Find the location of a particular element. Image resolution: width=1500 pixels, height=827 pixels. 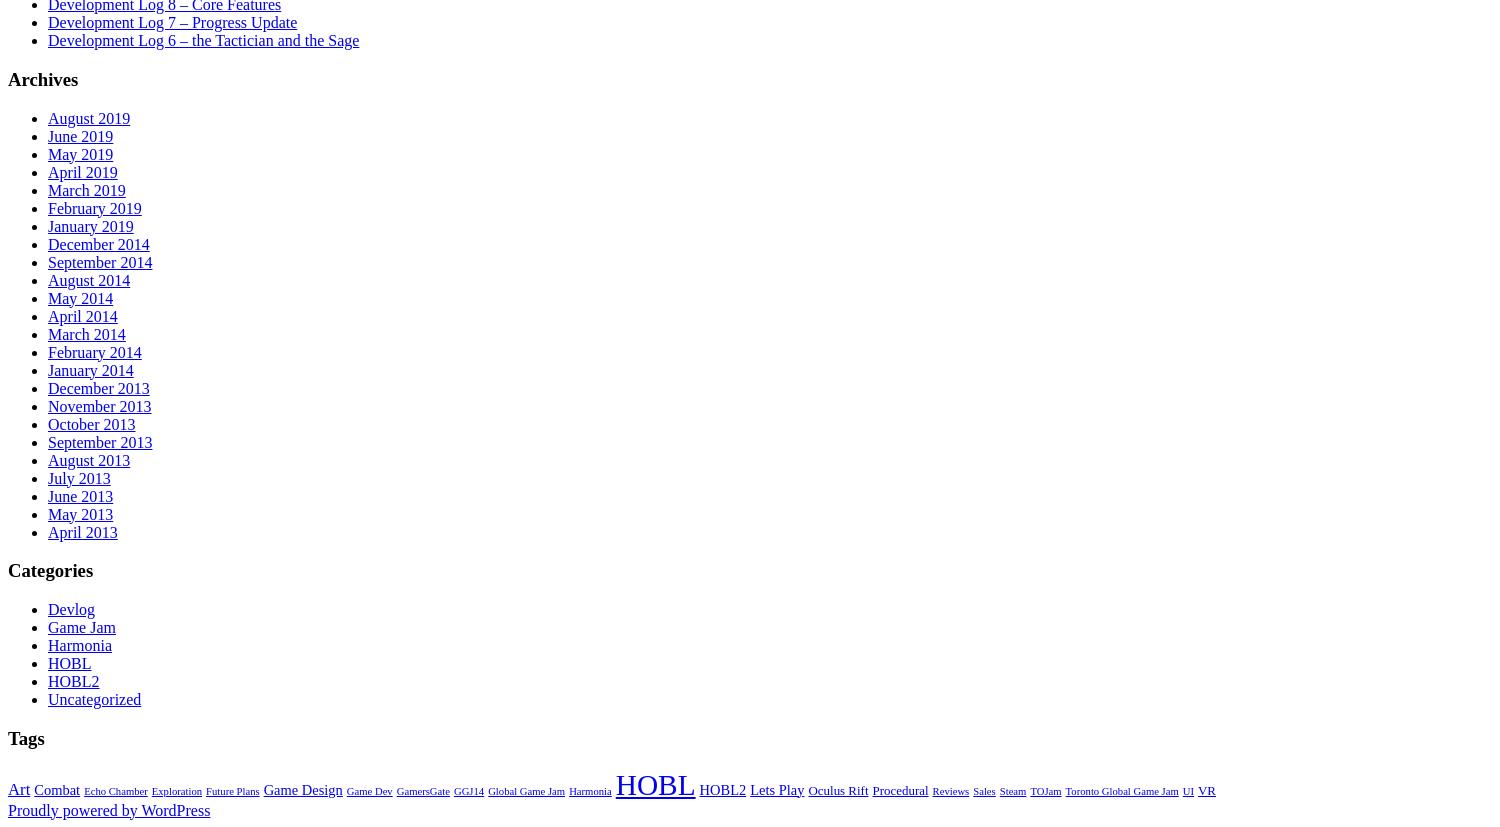

'Devlog' is located at coordinates (70, 608).